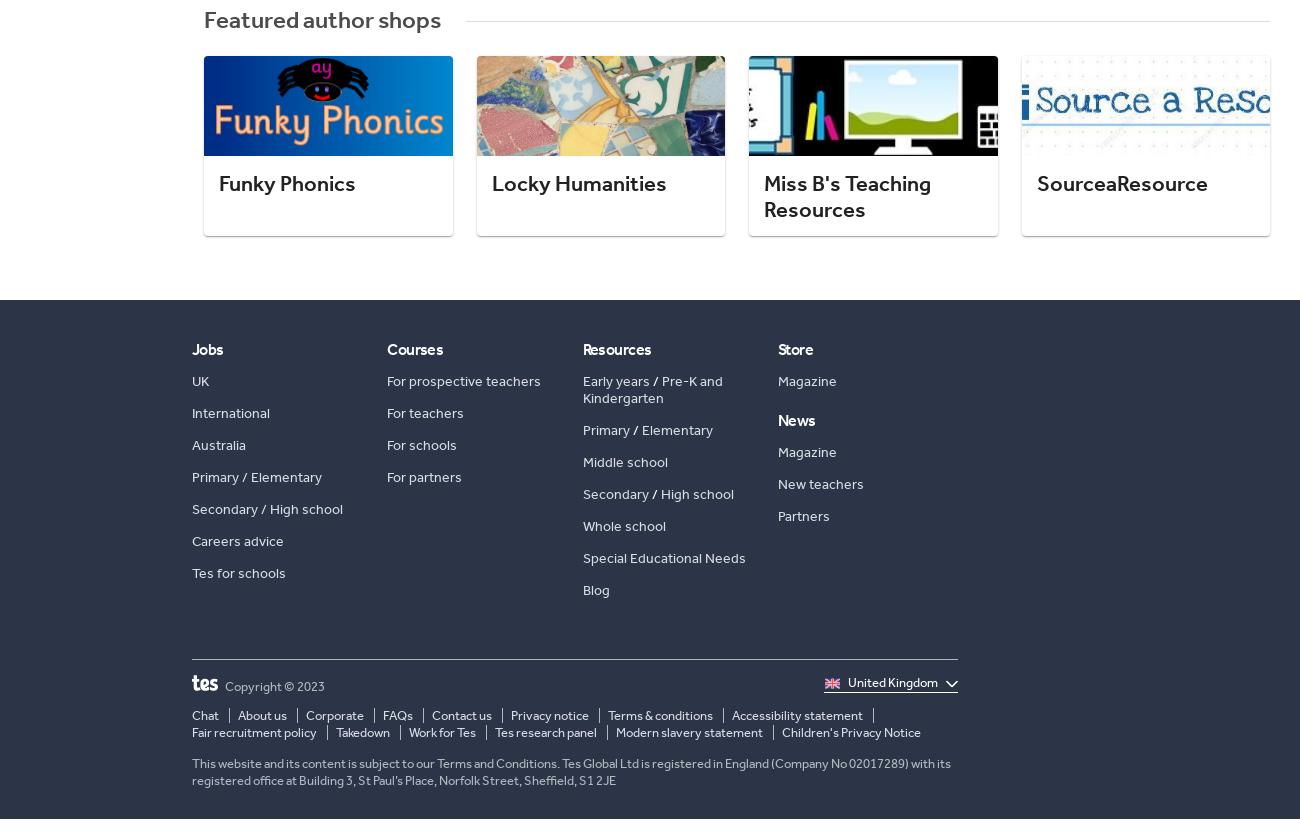  Describe the element at coordinates (545, 731) in the screenshot. I see `'Tes research panel'` at that location.